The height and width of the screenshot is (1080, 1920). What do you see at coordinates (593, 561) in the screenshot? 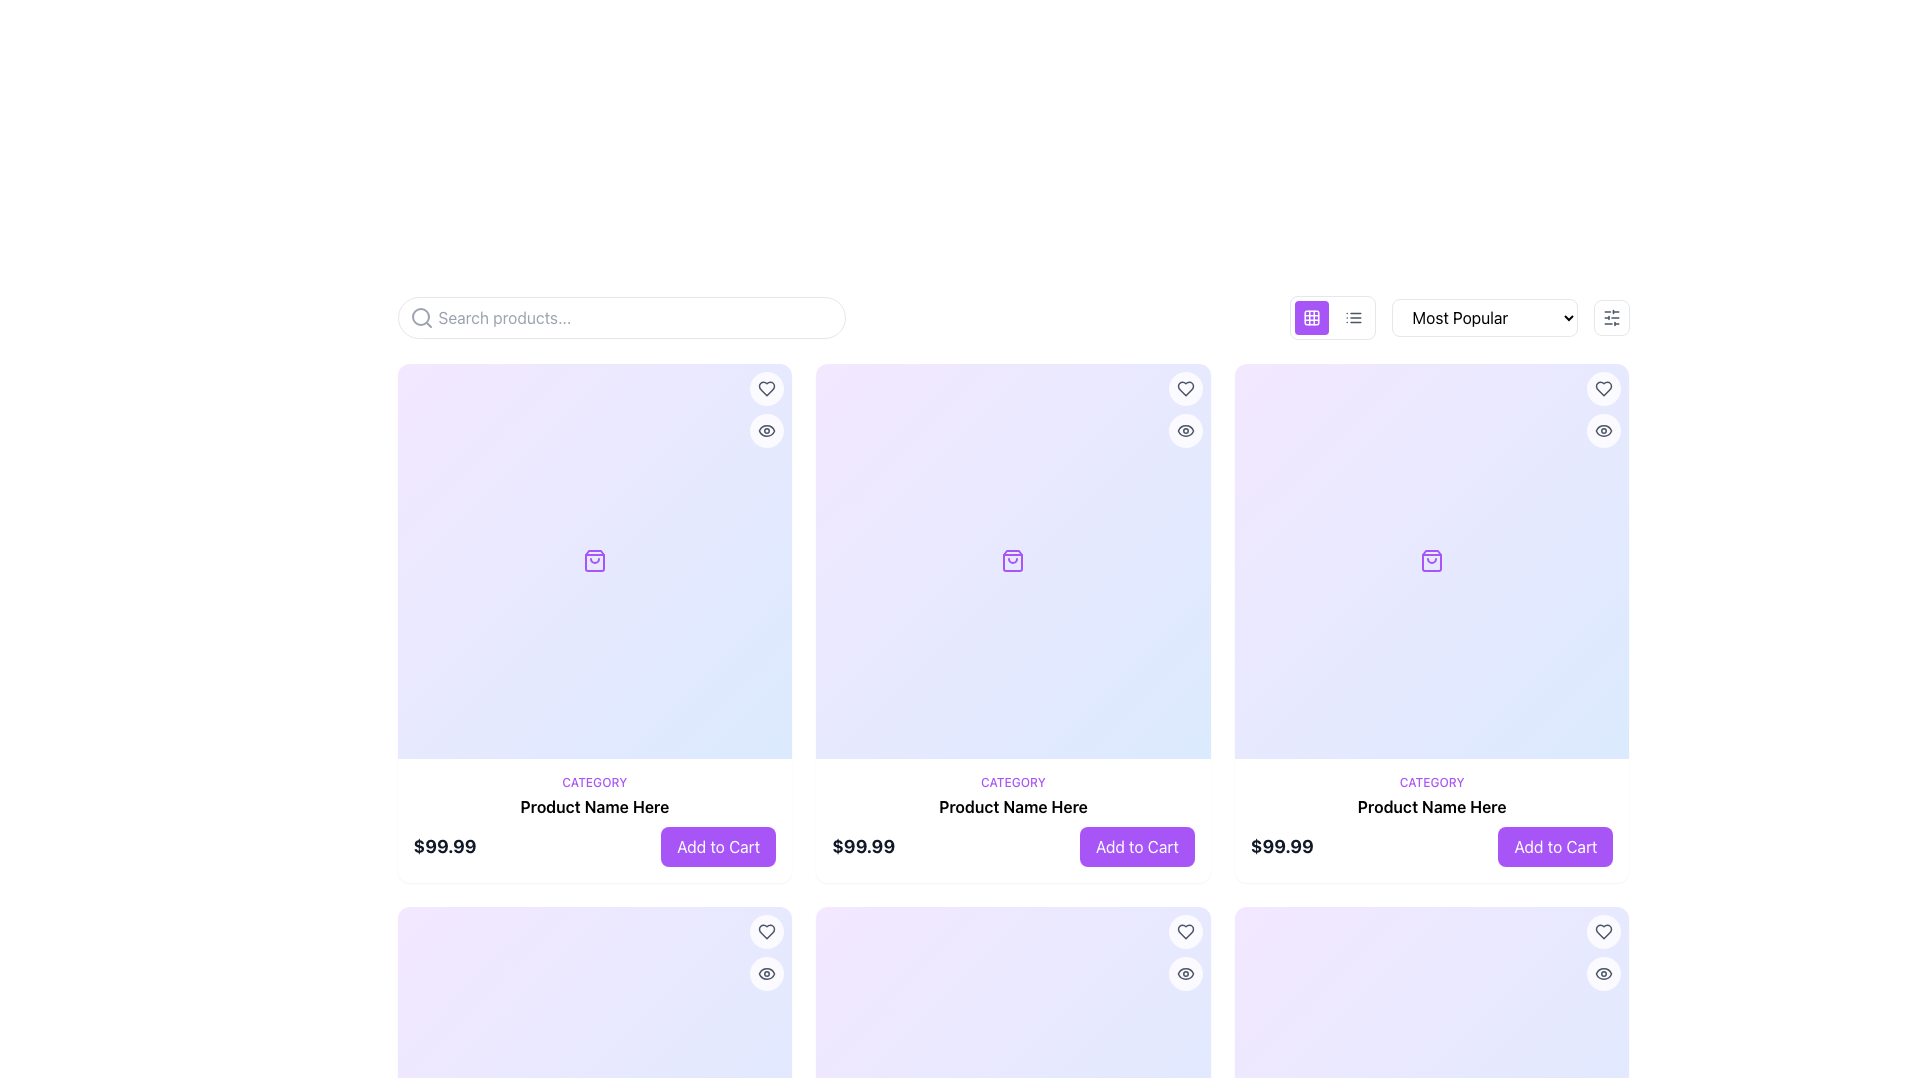
I see `the shopping bag icon, which is visually styled with a purple color and thin strokes, located centrally within the first product card in the top row of the grid layout` at bounding box center [593, 561].